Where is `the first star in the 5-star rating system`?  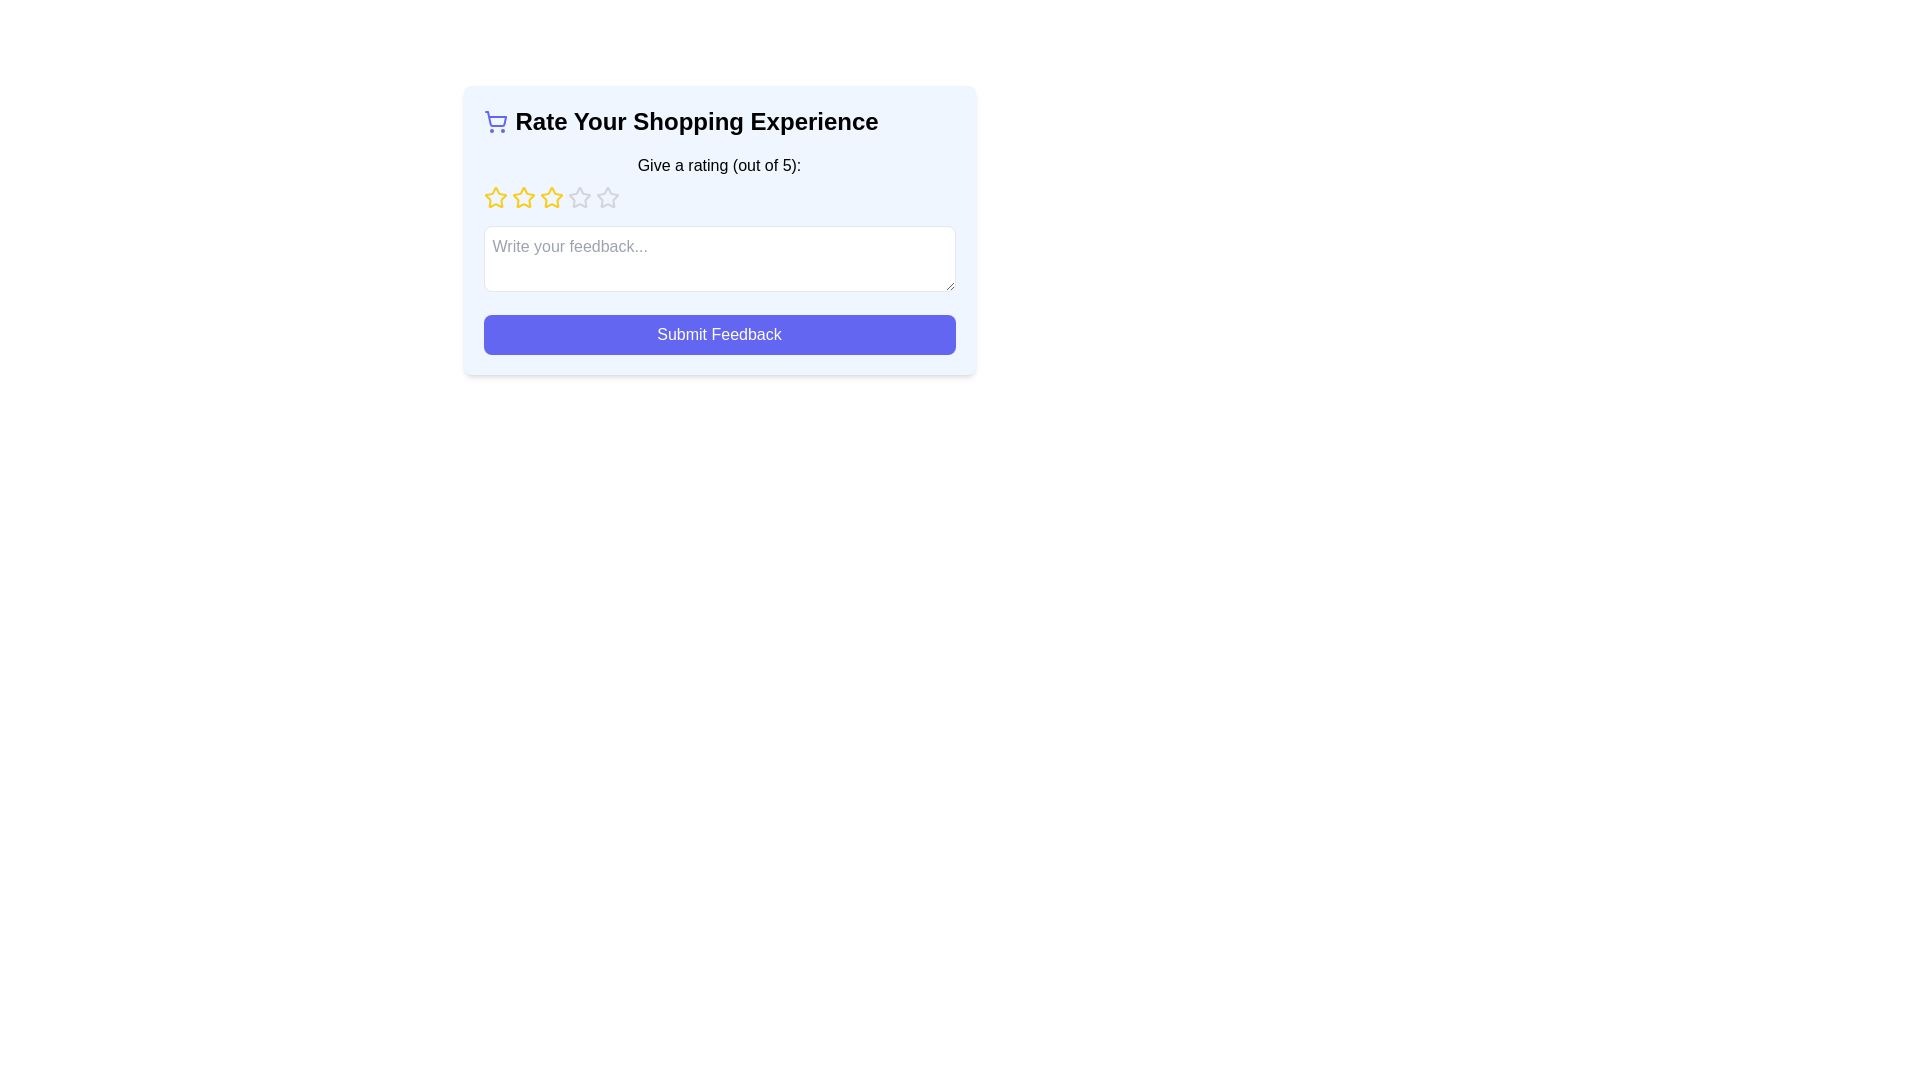
the first star in the 5-star rating system is located at coordinates (495, 197).